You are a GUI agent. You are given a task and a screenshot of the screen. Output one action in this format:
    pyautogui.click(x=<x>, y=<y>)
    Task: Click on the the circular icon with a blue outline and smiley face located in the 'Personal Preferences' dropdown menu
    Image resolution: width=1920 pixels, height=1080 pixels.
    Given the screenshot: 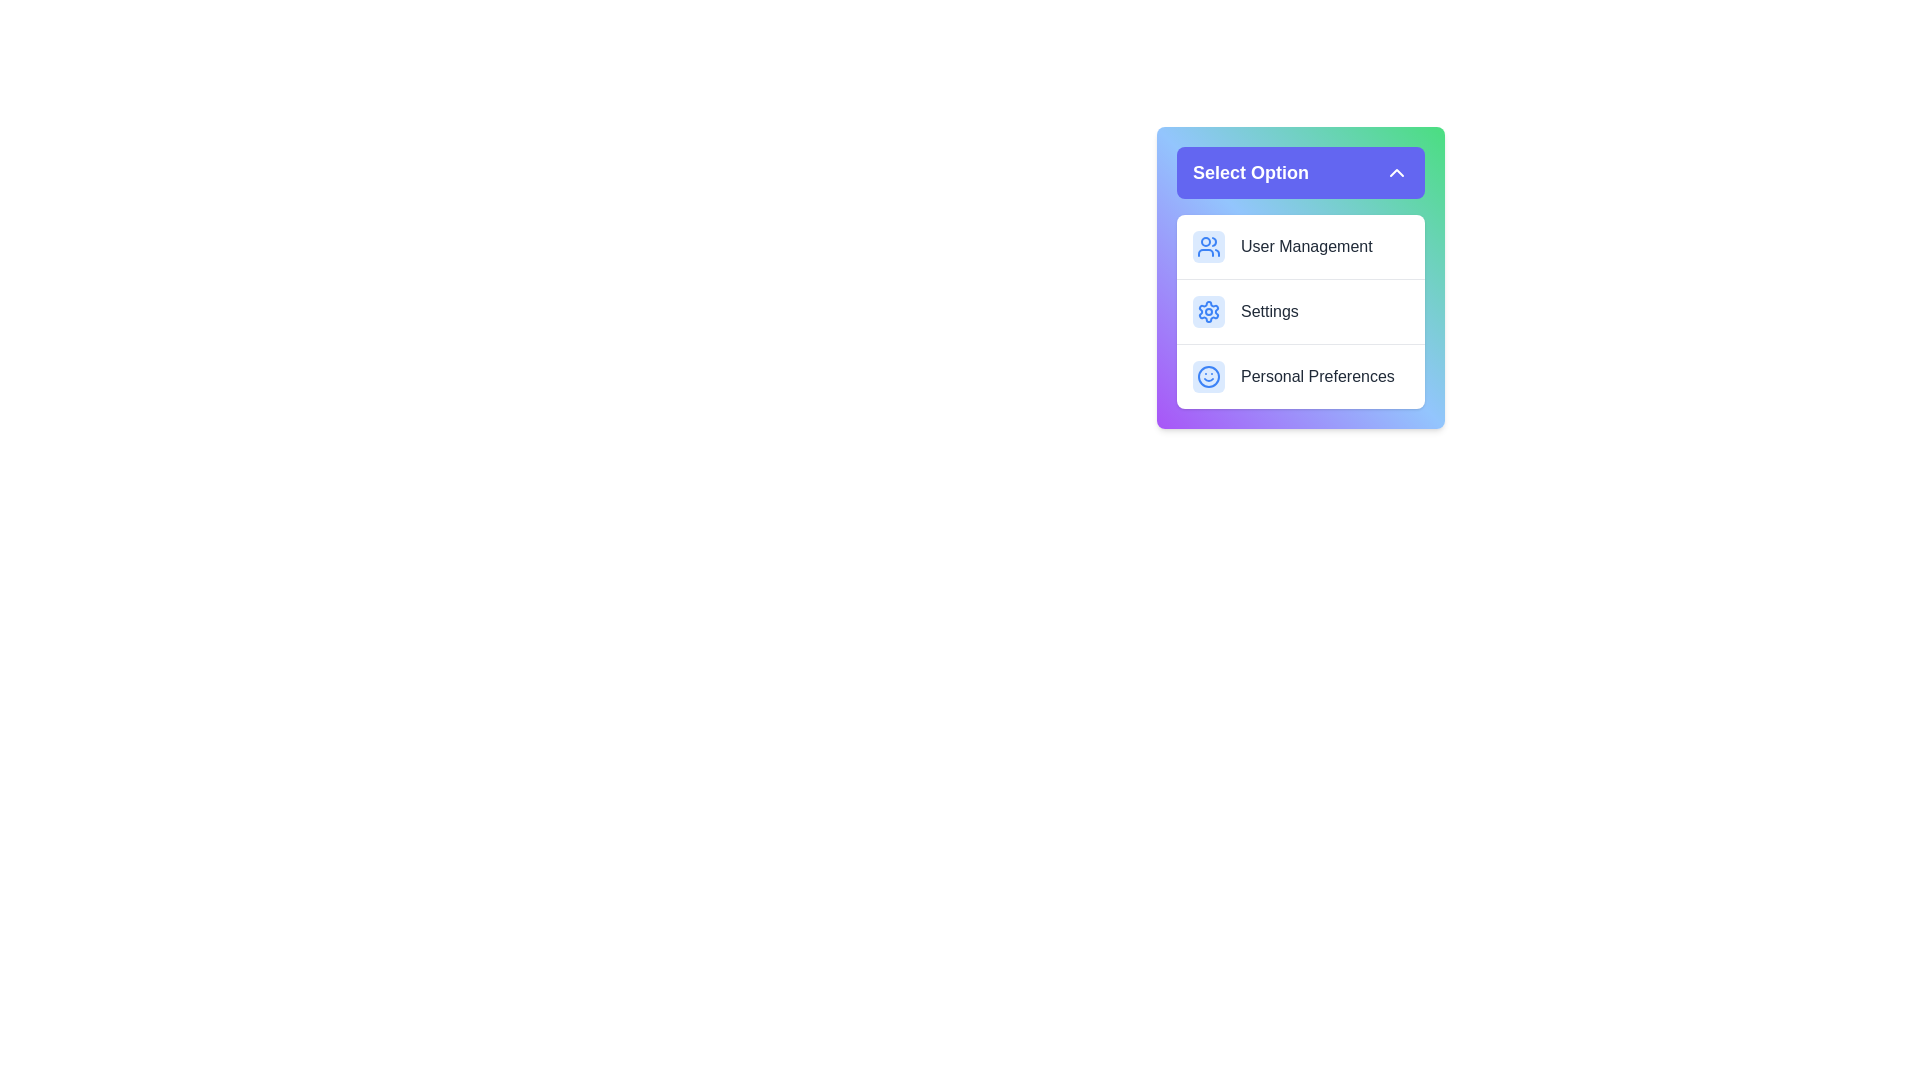 What is the action you would take?
    pyautogui.click(x=1208, y=377)
    